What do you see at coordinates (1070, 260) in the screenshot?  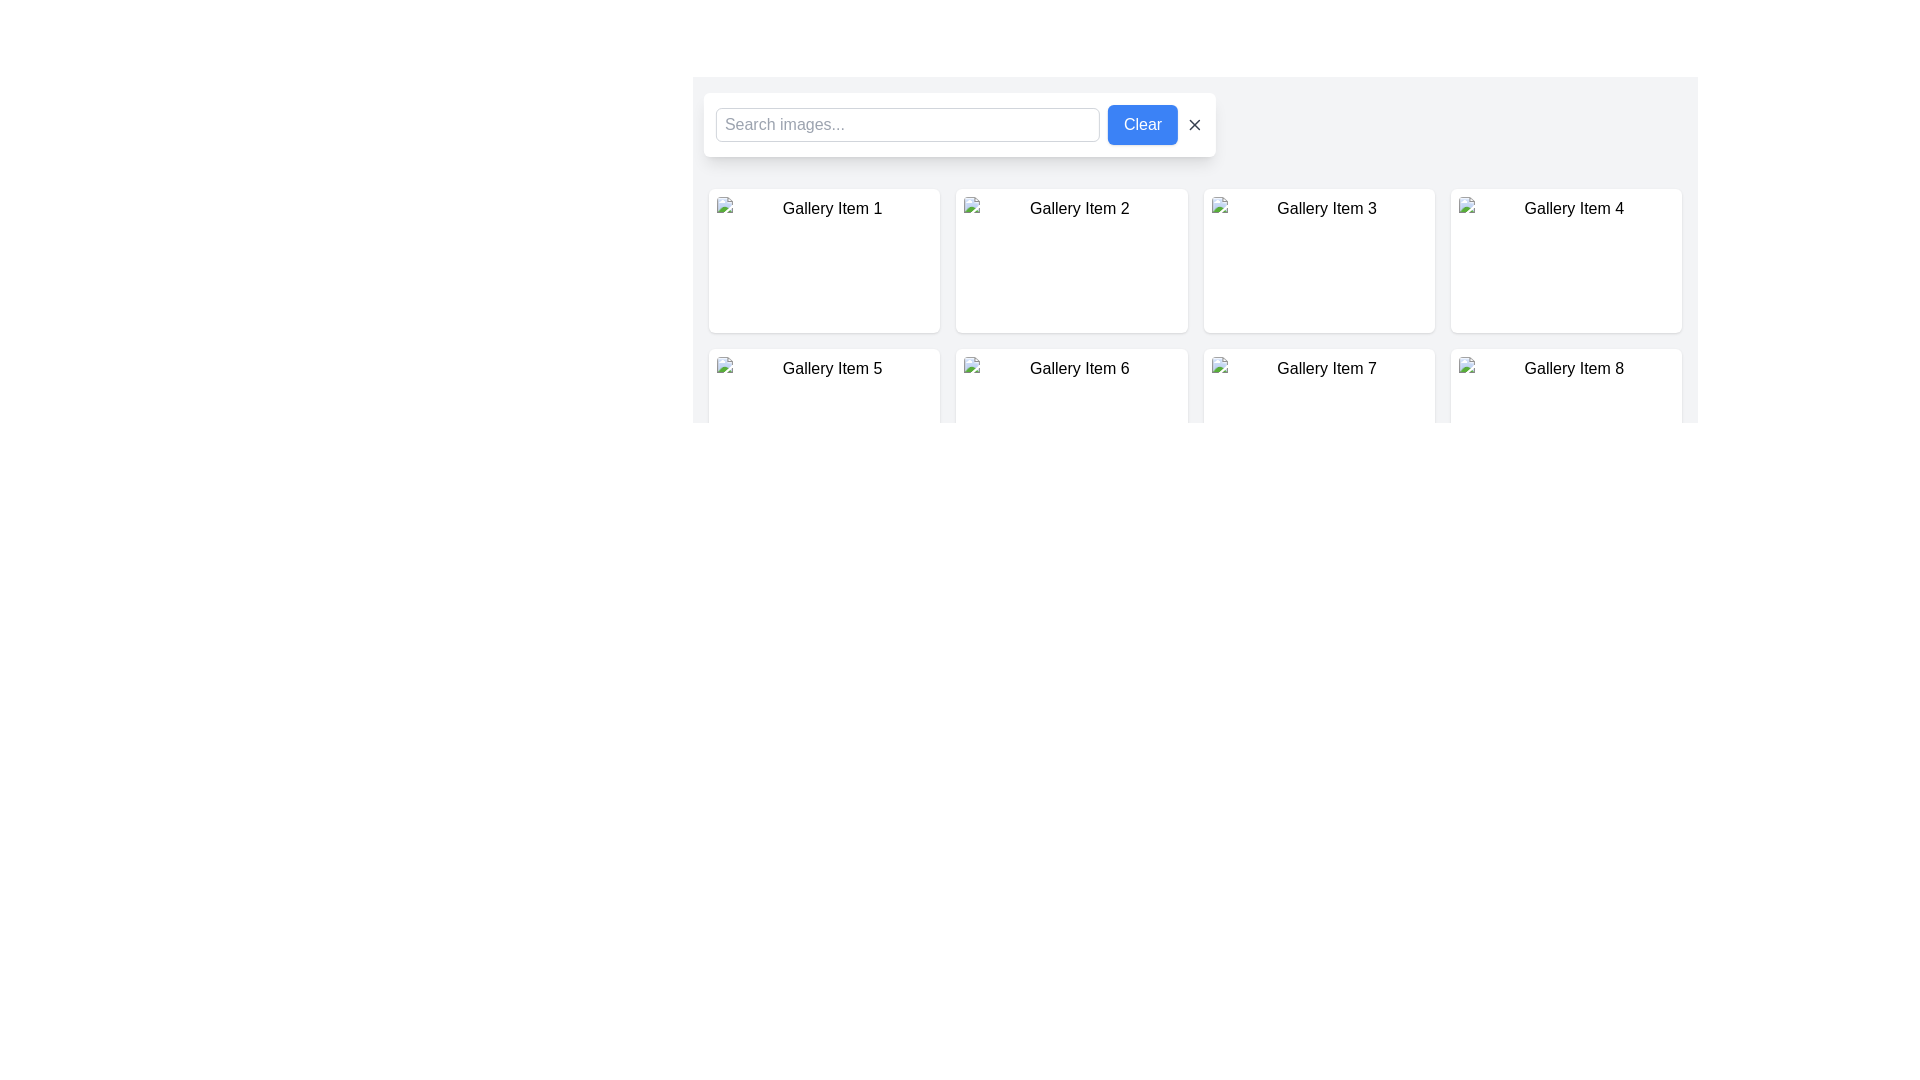 I see `the second image thumbnail in the top row of the gallery` at bounding box center [1070, 260].